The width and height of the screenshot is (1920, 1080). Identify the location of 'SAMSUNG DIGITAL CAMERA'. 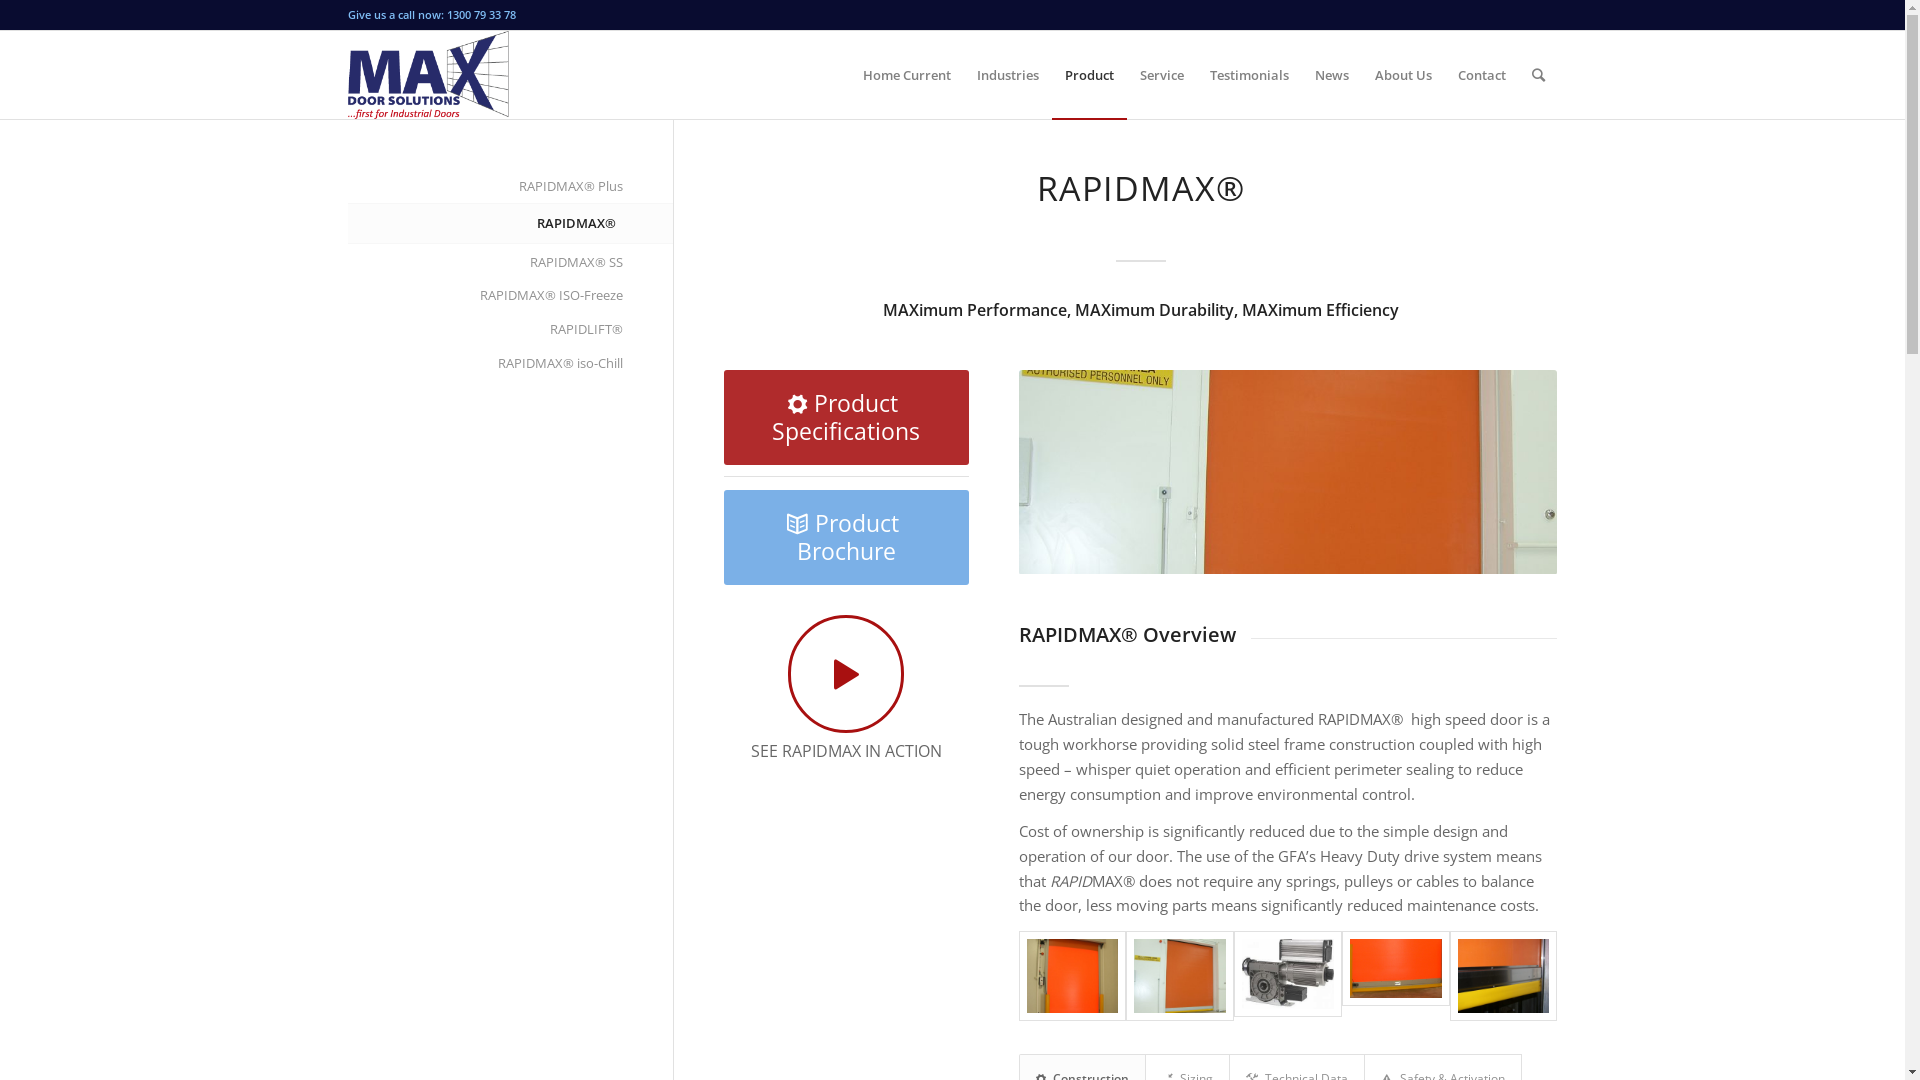
(1288, 472).